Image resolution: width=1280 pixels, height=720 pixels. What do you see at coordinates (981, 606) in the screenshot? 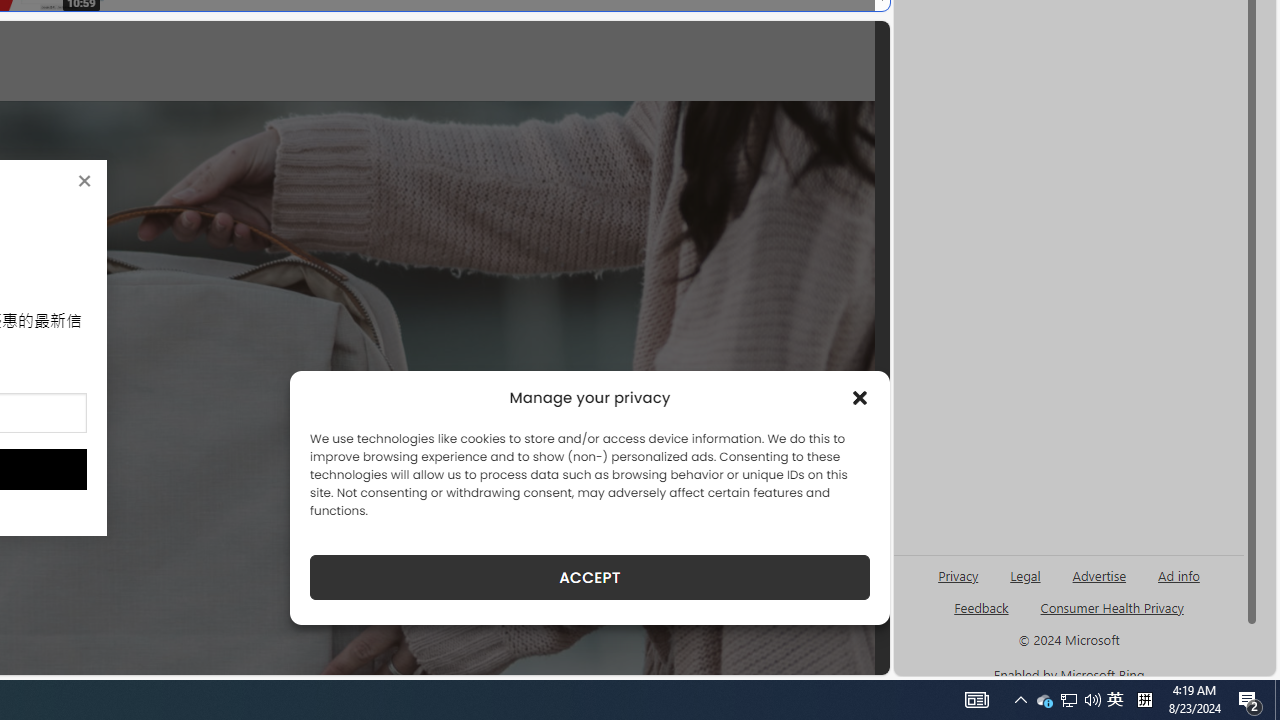
I see `'AutomationID: sb_feedback'` at bounding box center [981, 606].